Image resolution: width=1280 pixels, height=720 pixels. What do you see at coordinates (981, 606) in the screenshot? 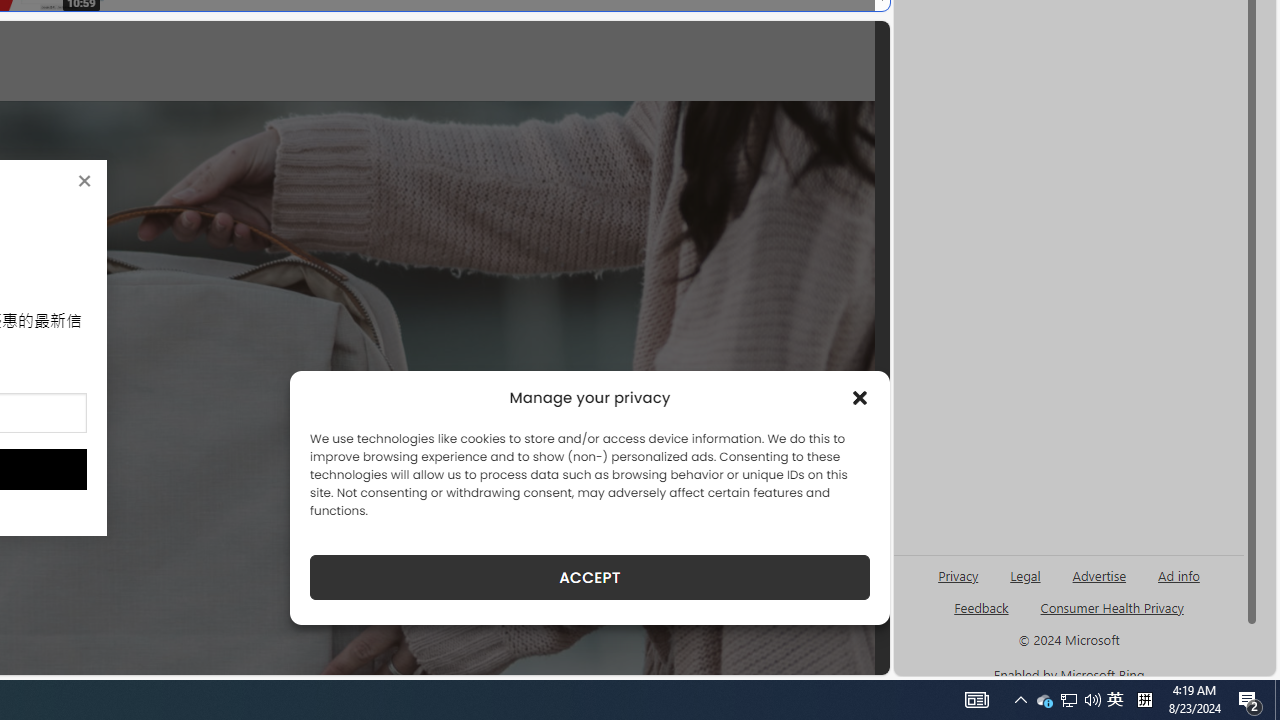
I see `'AutomationID: sb_feedback'` at bounding box center [981, 606].